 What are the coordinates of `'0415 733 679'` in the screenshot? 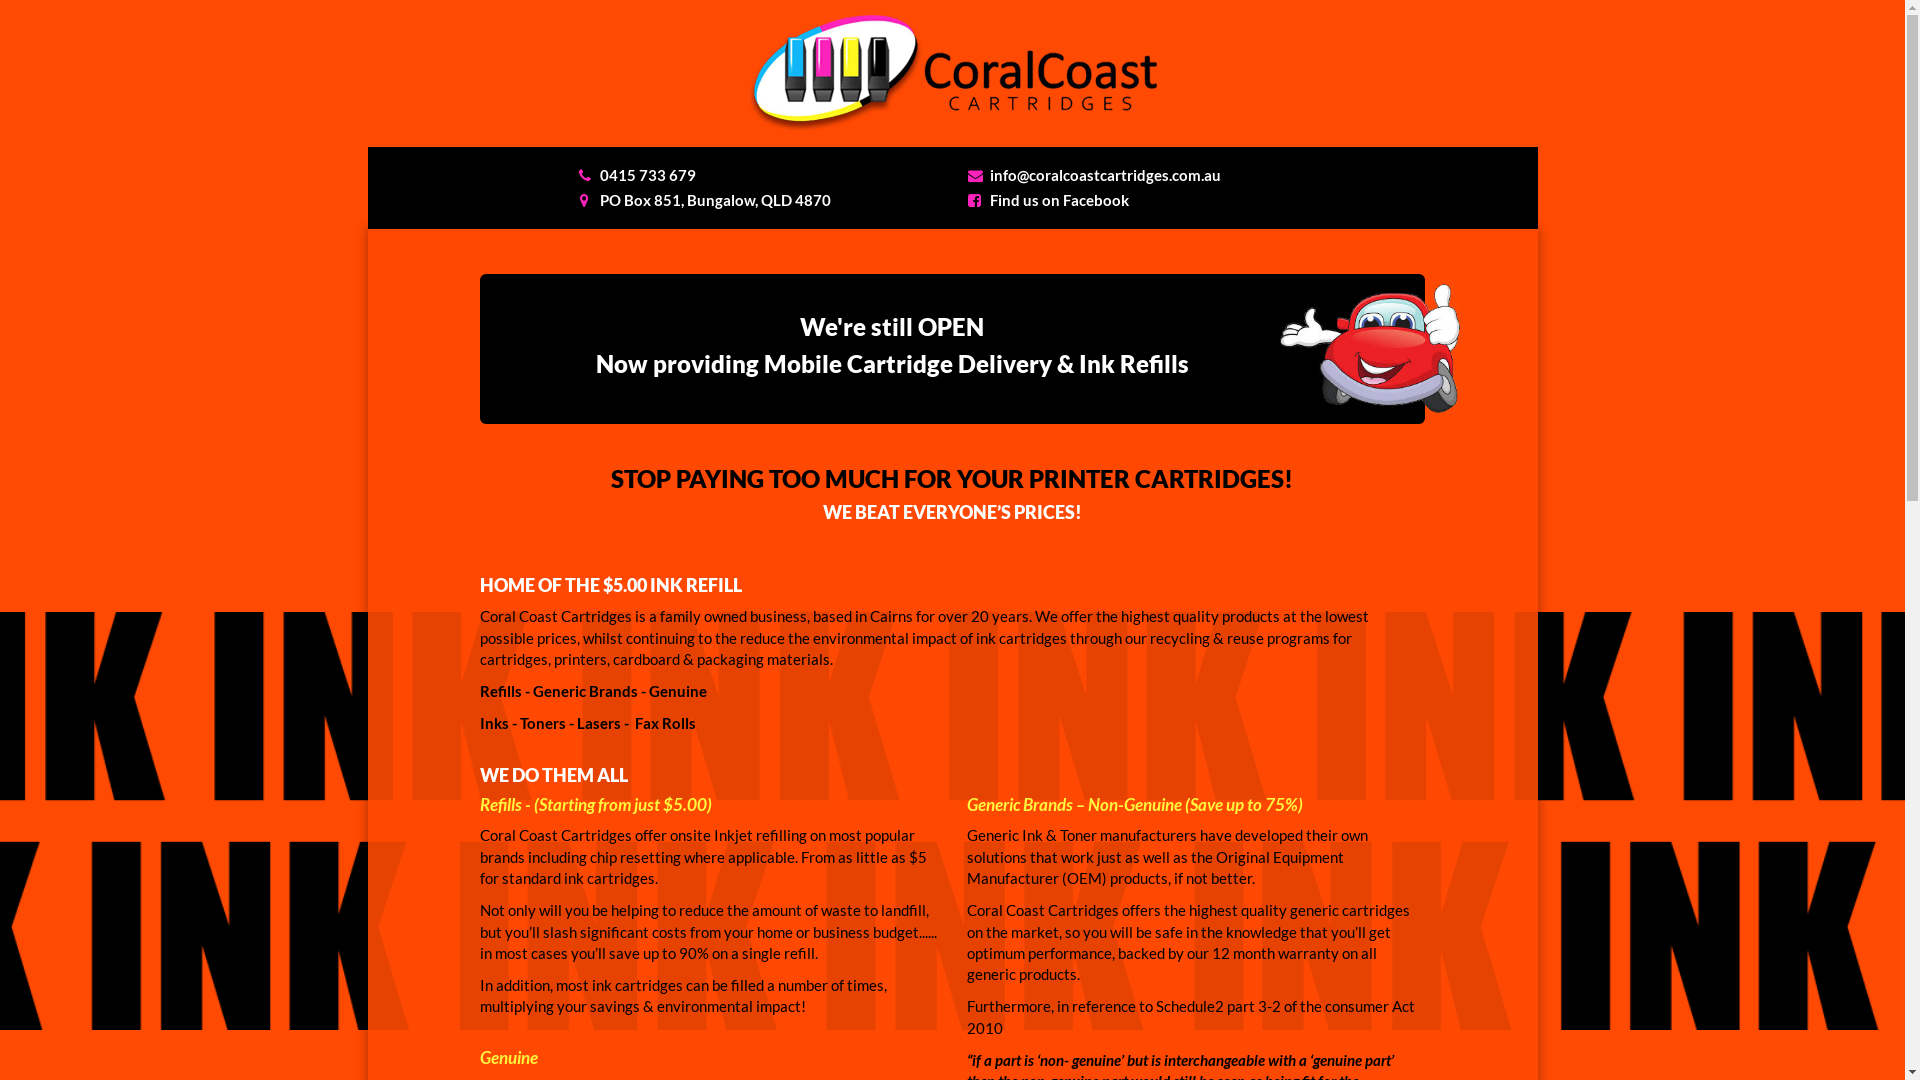 It's located at (648, 173).